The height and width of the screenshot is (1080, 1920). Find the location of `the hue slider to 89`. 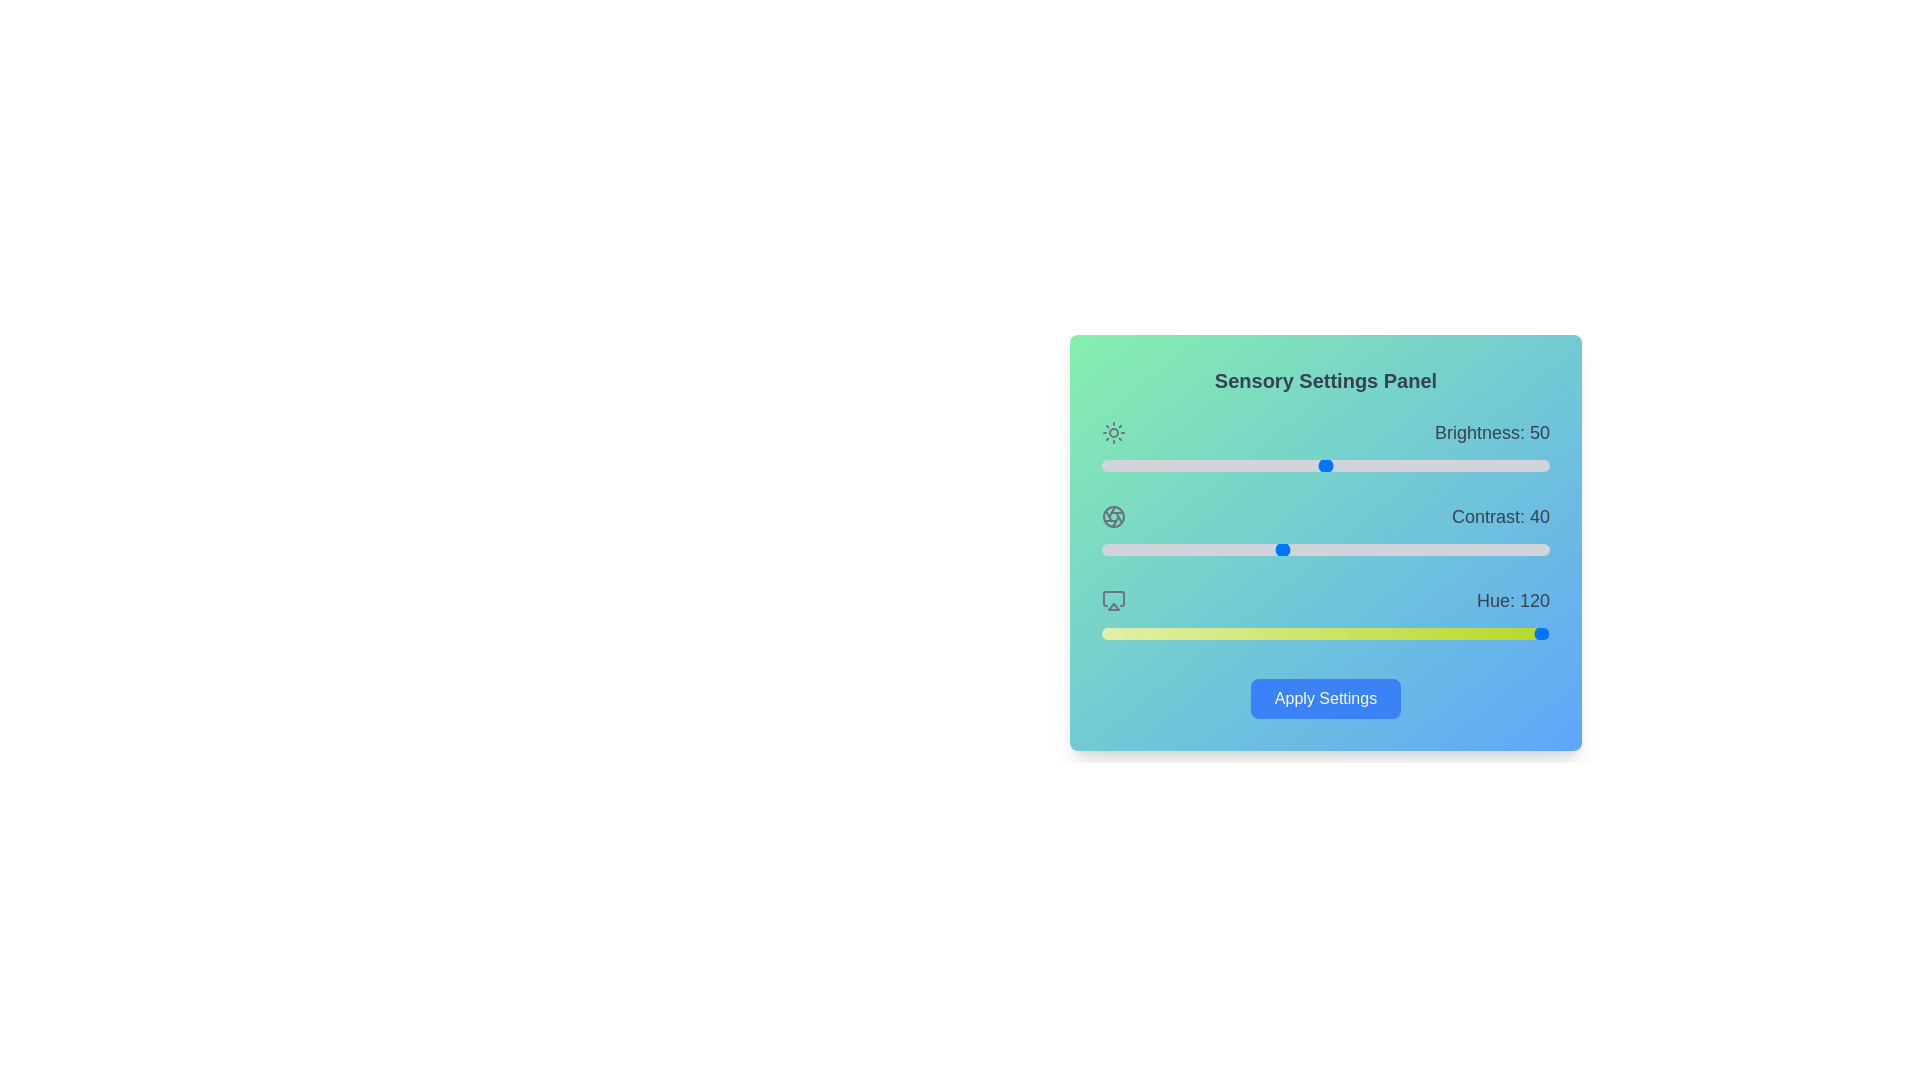

the hue slider to 89 is located at coordinates (1211, 633).